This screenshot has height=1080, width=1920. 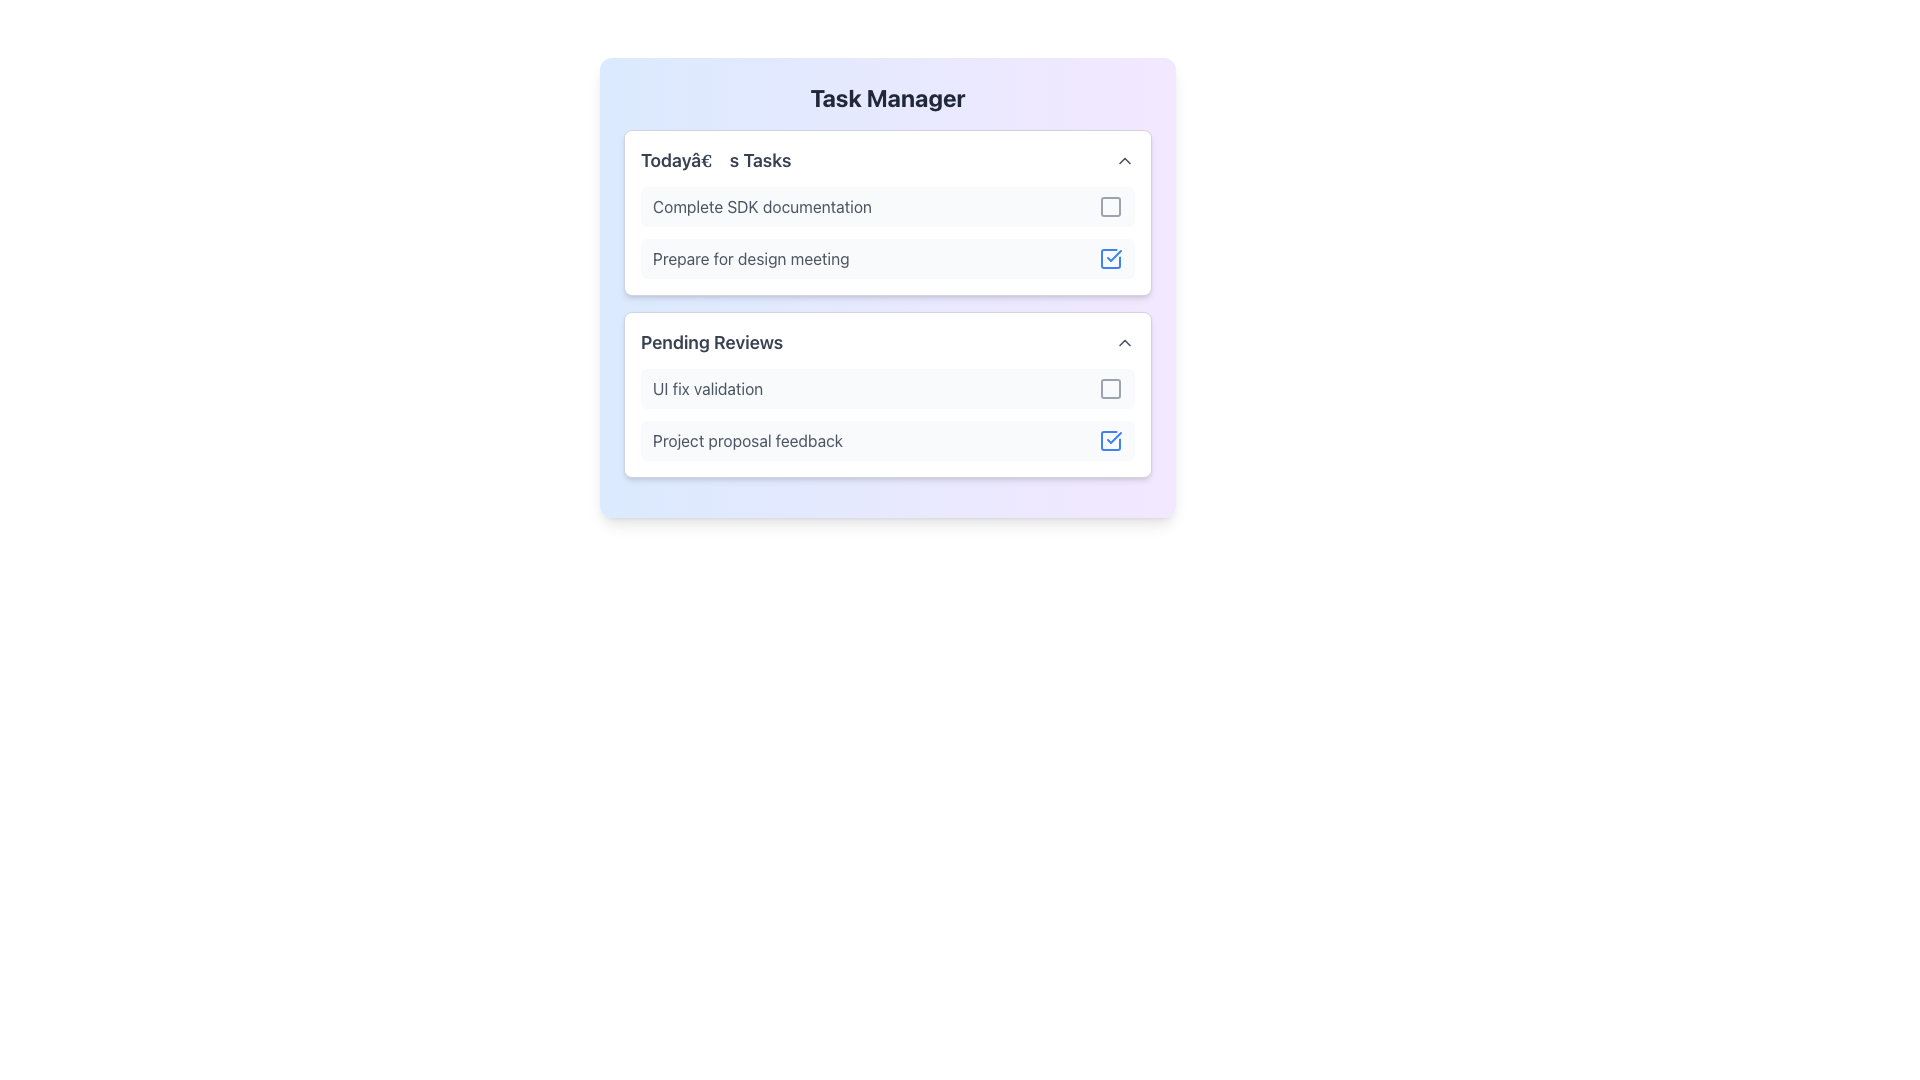 I want to click on the checkbox of the second task in the 'Today's Tasks' section of the Task Manager to mark it as completed, so click(x=887, y=231).